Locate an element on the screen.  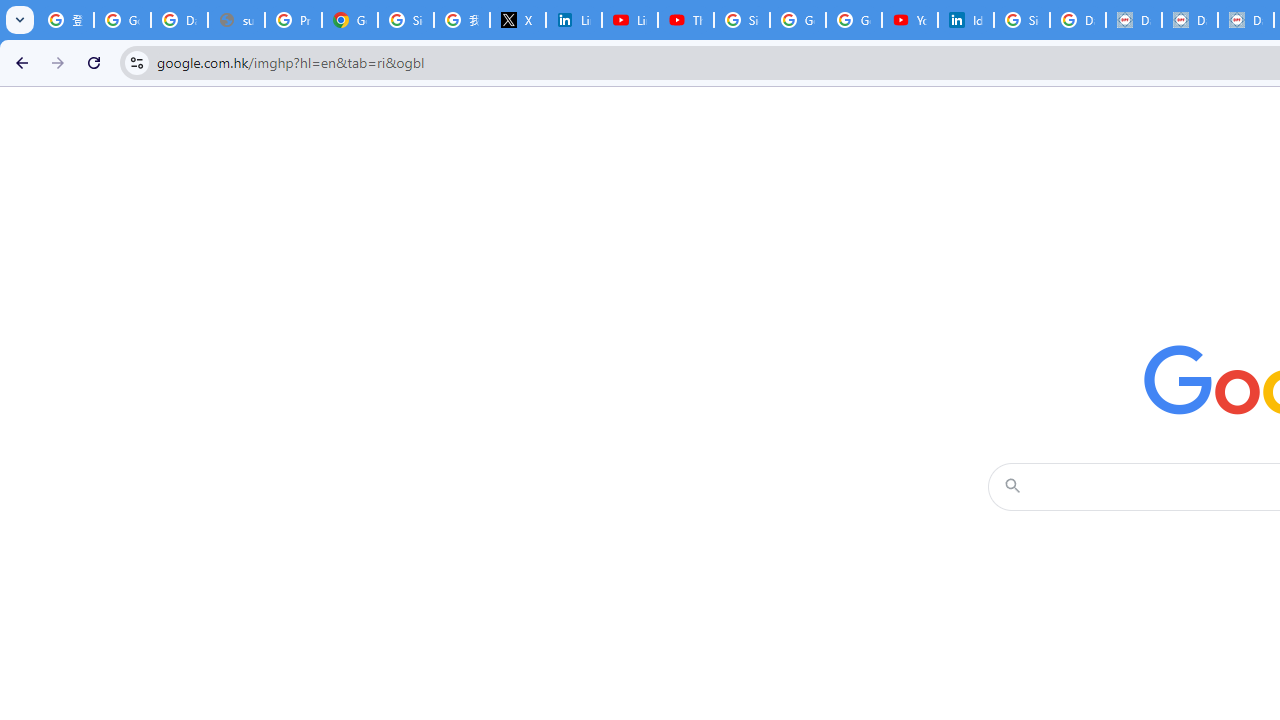
'Privacy Help Center - Policies Help' is located at coordinates (292, 20).